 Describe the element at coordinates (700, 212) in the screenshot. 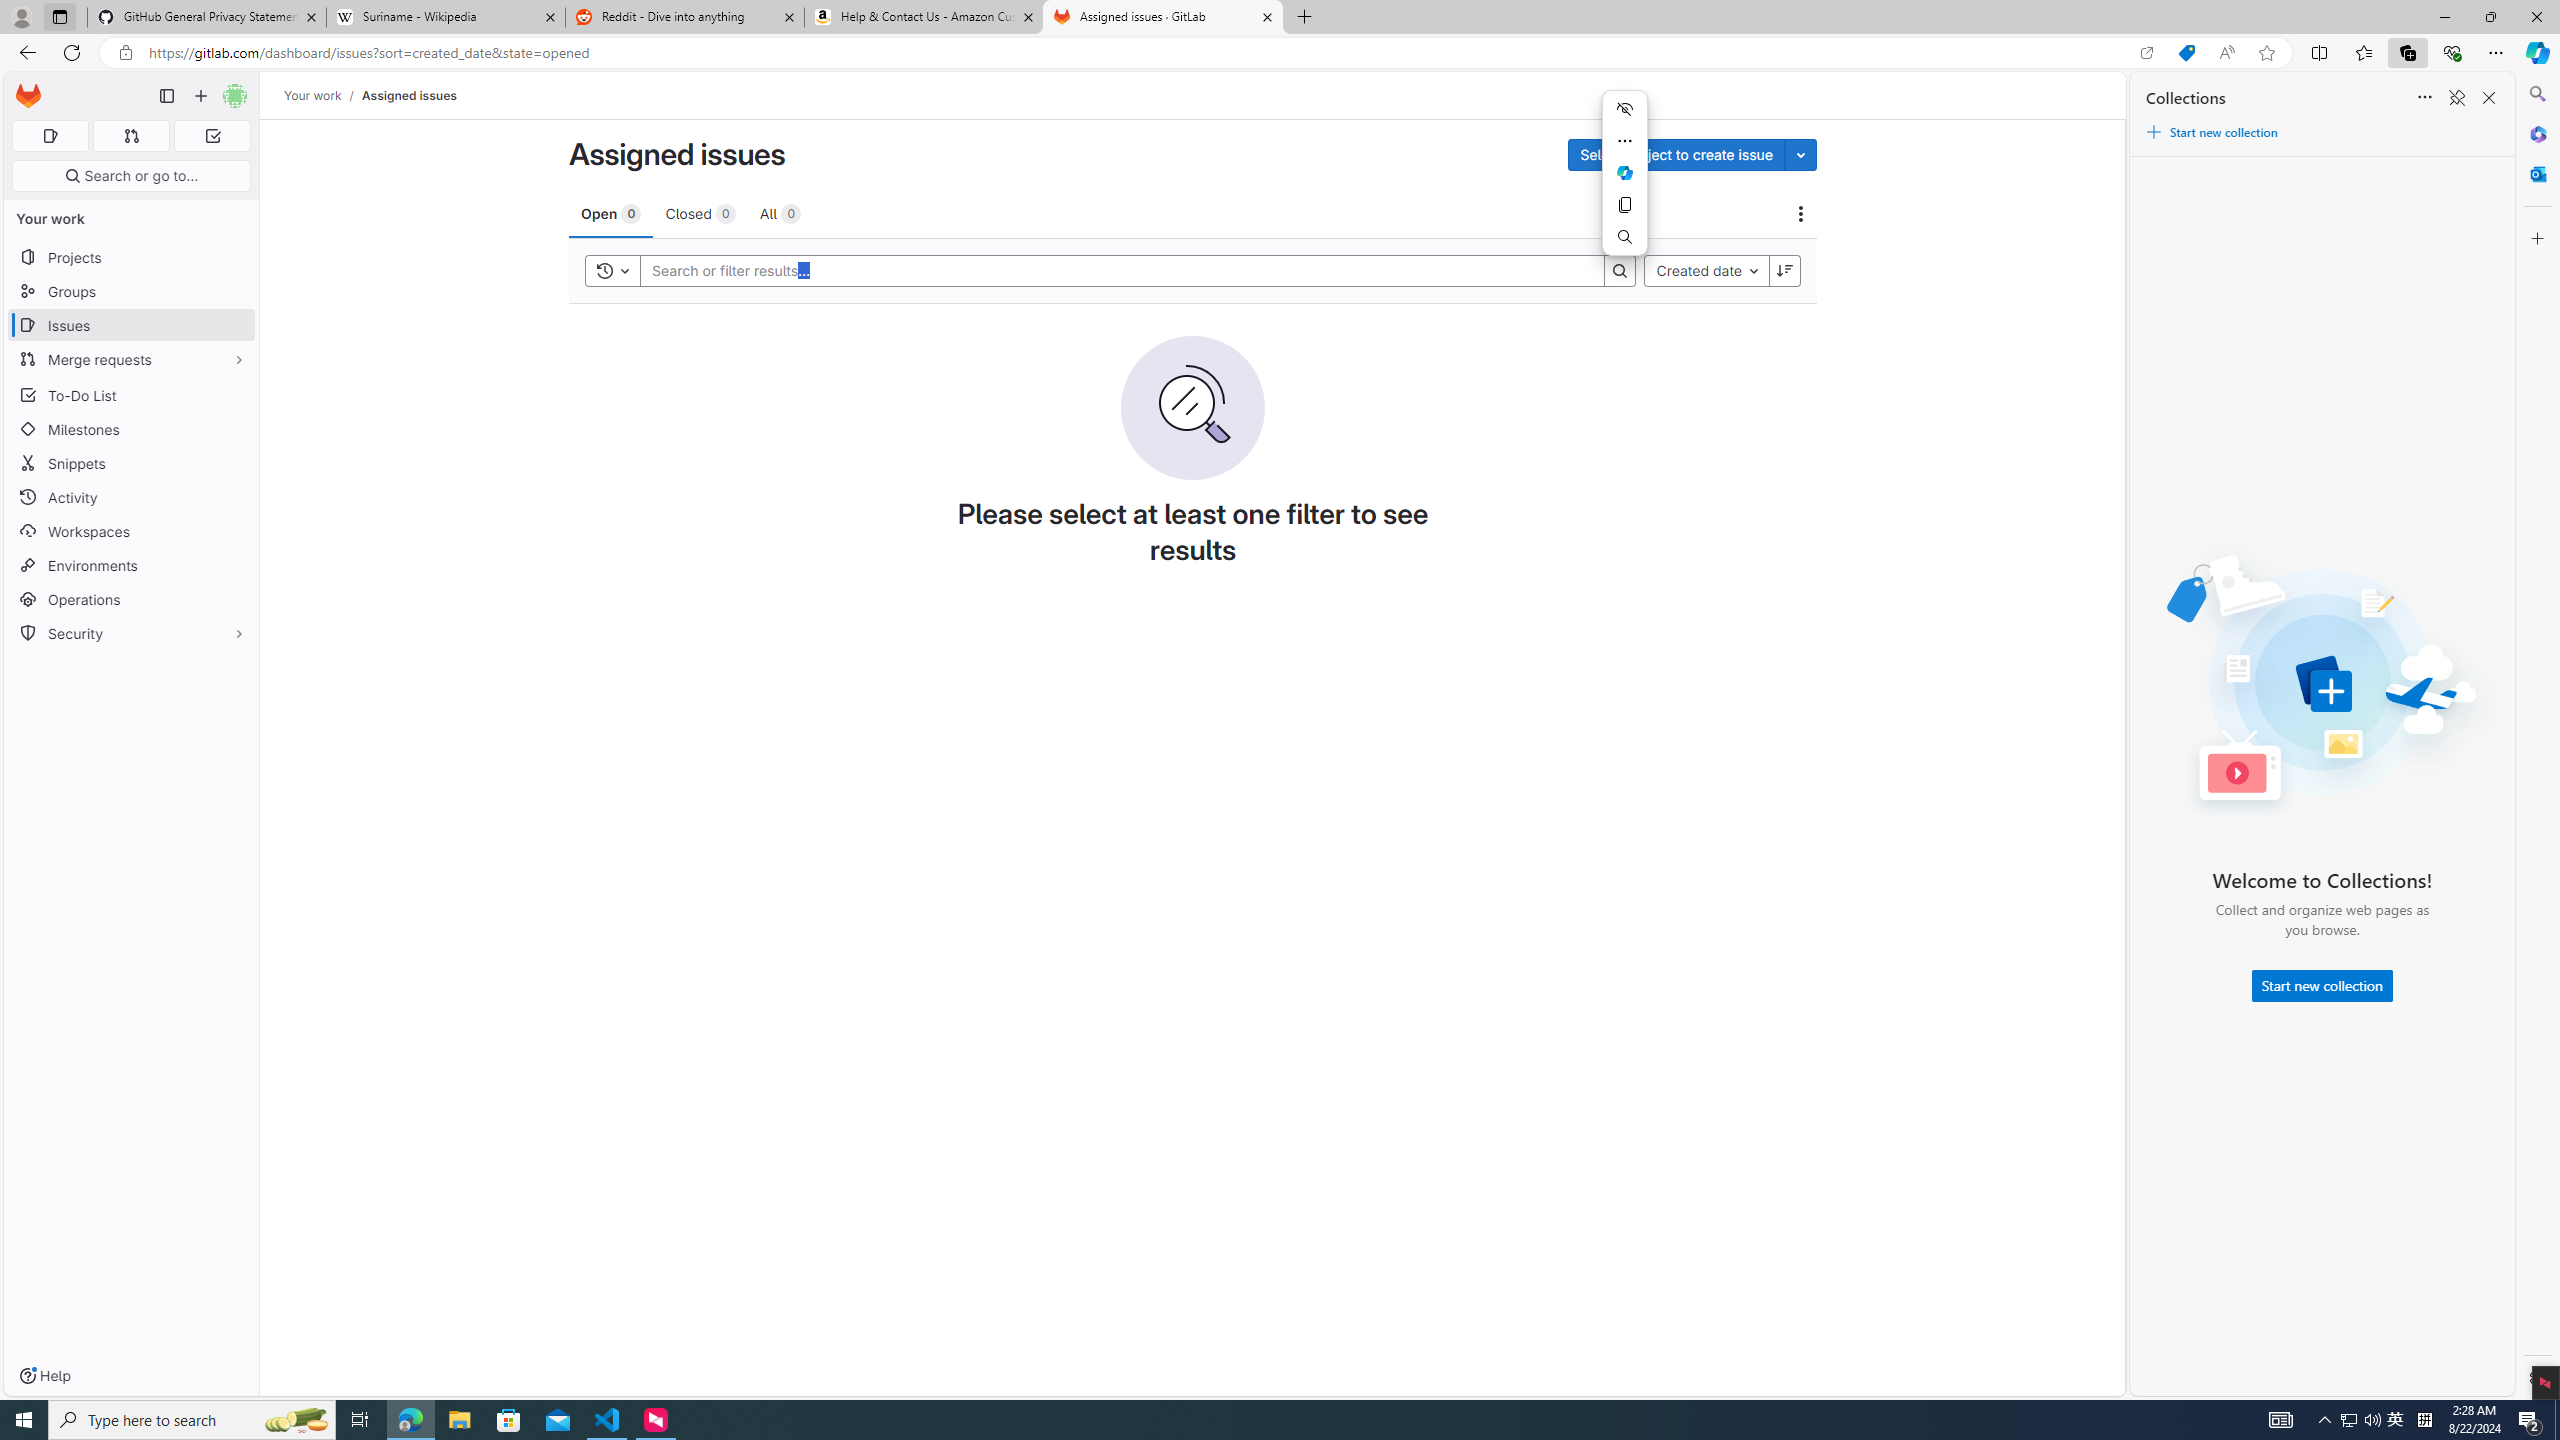

I see `'Closed 0'` at that location.